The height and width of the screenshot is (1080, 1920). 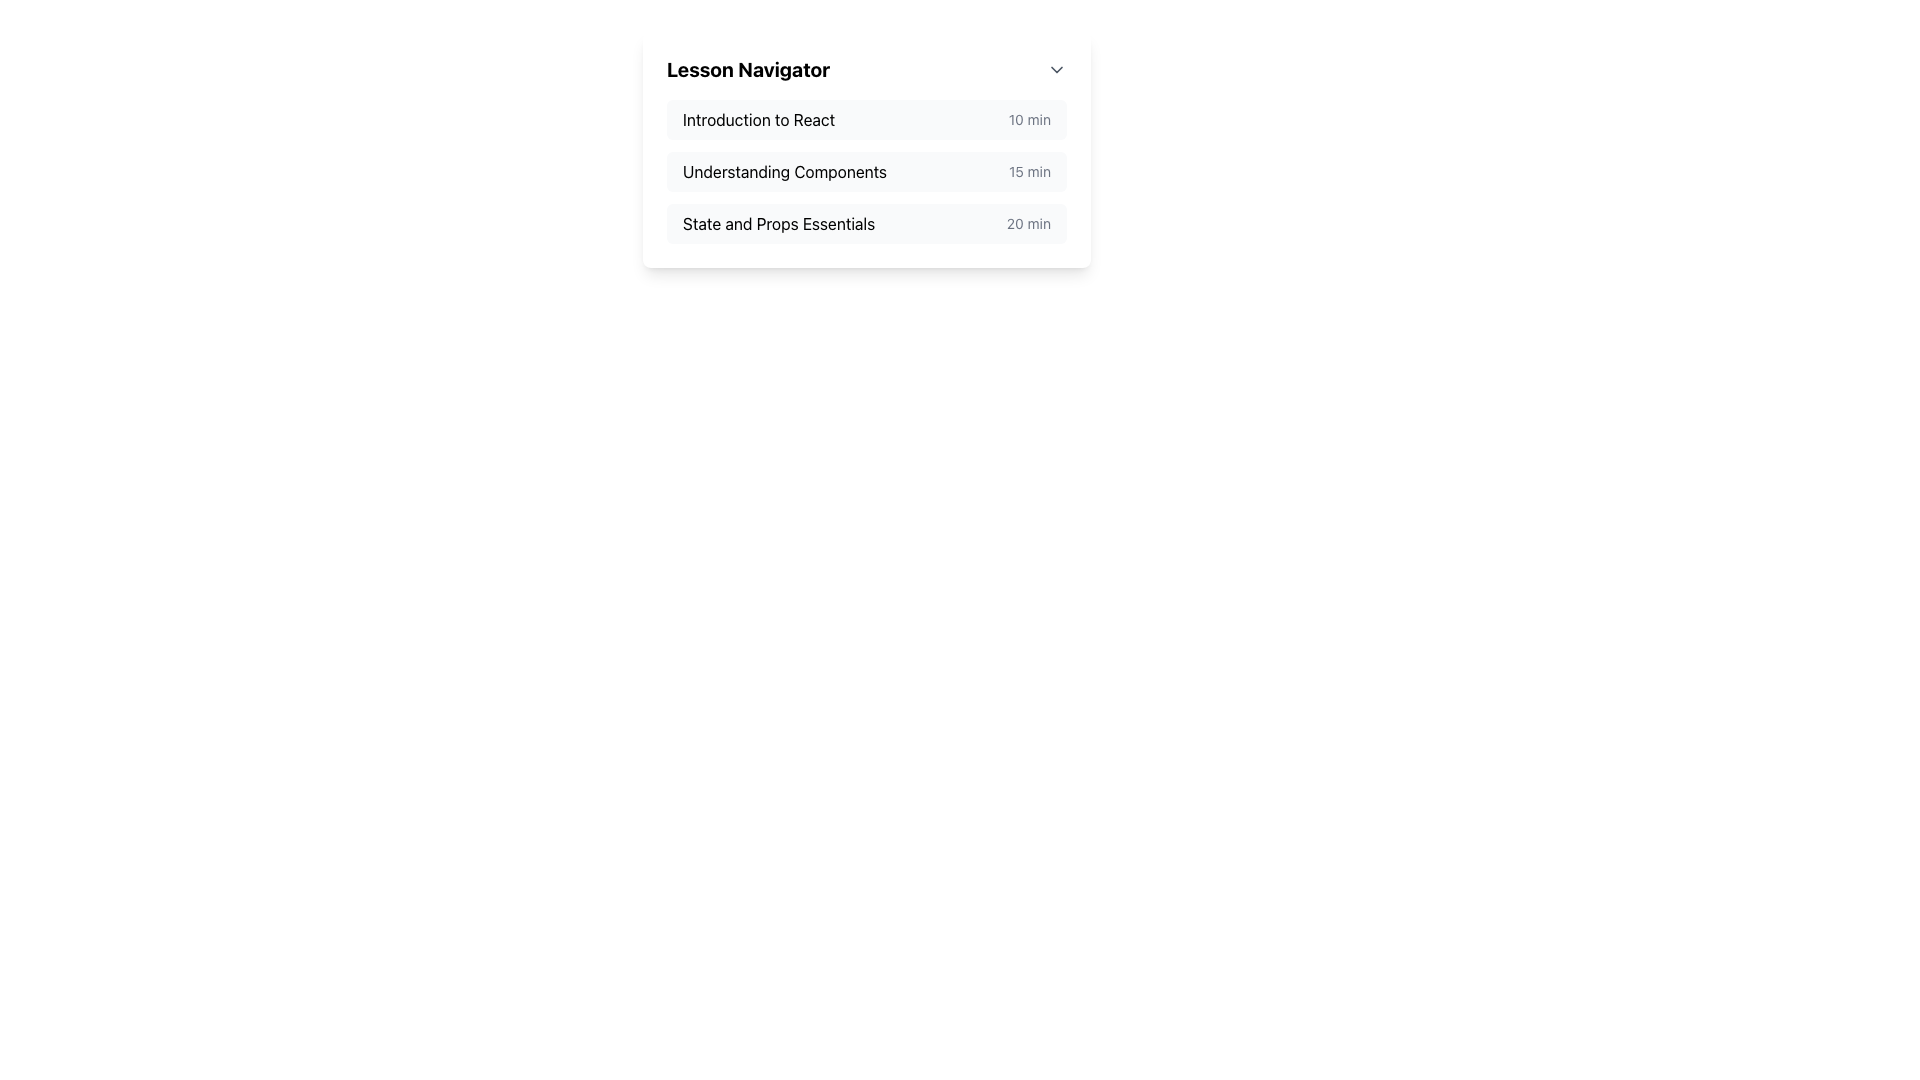 What do you see at coordinates (1028, 223) in the screenshot?
I see `the text label displaying the duration of the lesson 'State and Props Essentials', which is located at the right end of the row containing the lesson title` at bounding box center [1028, 223].